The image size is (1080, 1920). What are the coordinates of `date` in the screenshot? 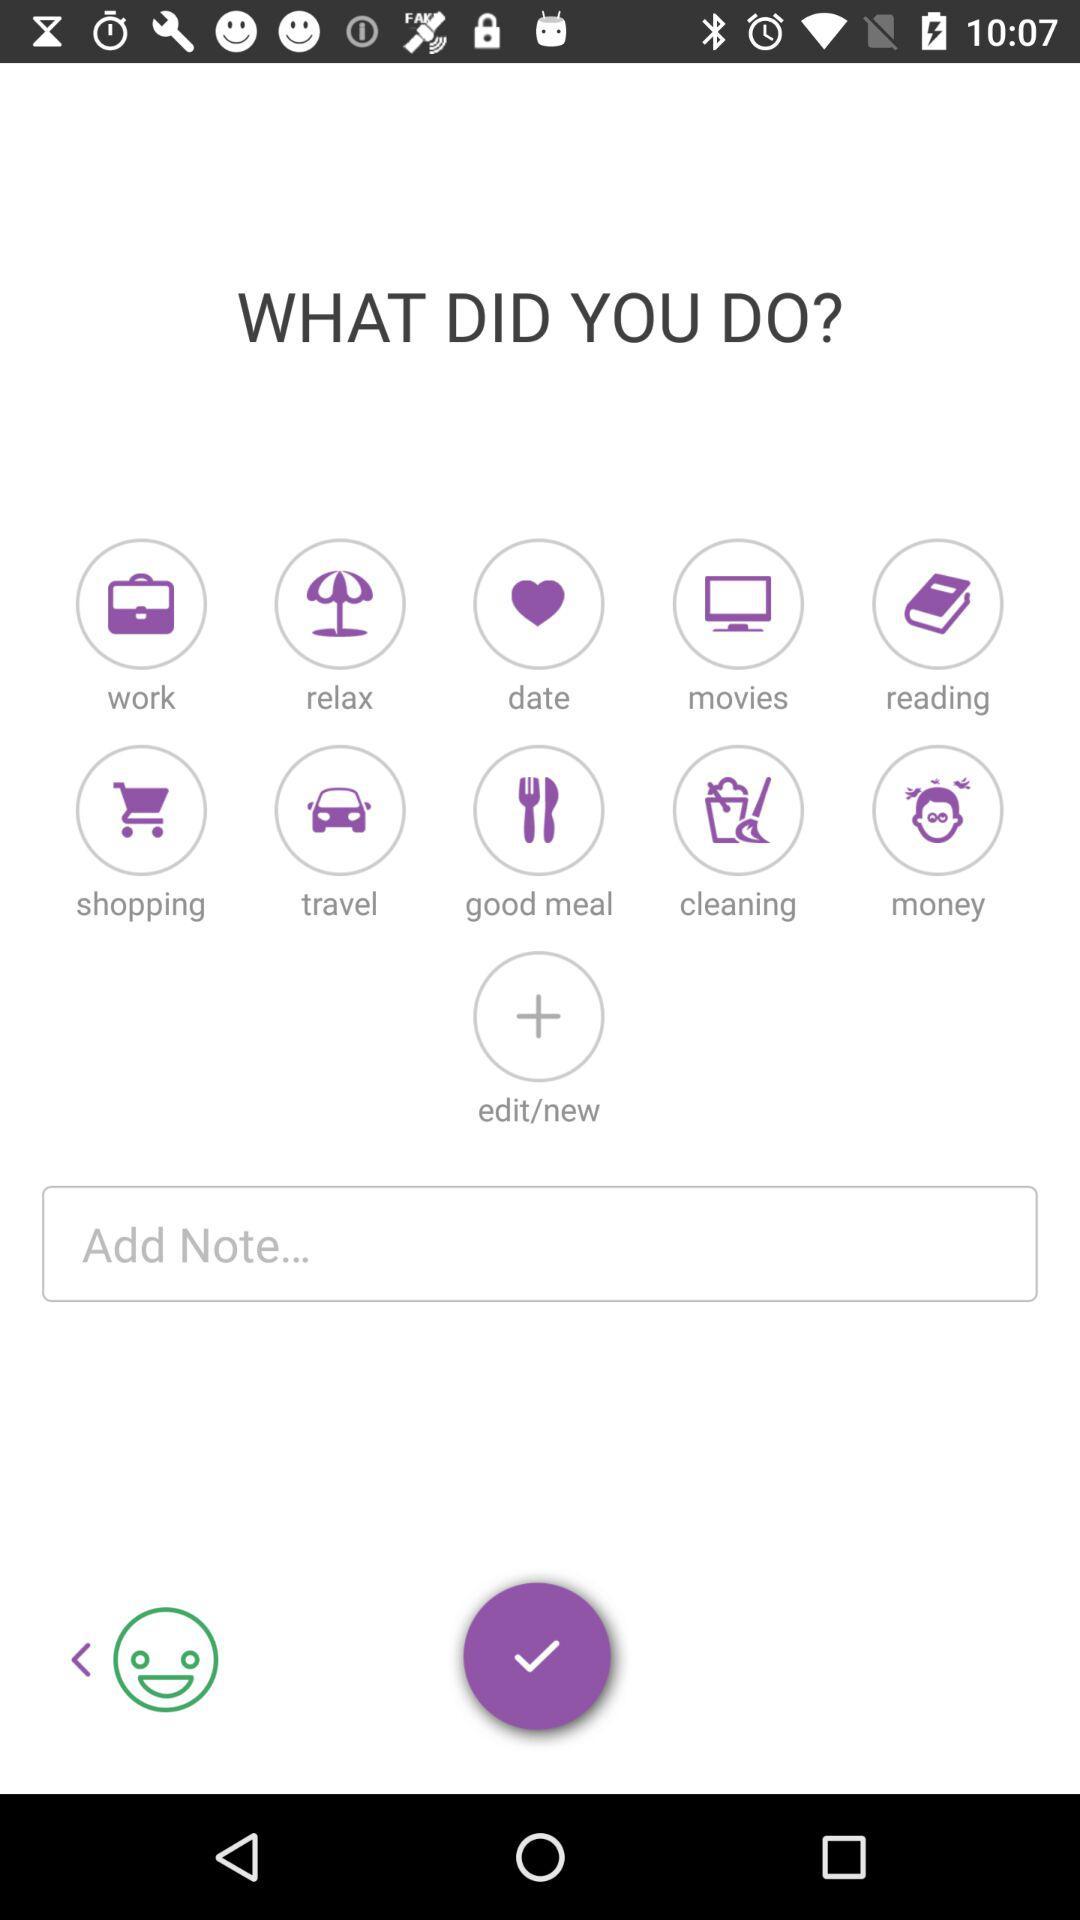 It's located at (537, 603).